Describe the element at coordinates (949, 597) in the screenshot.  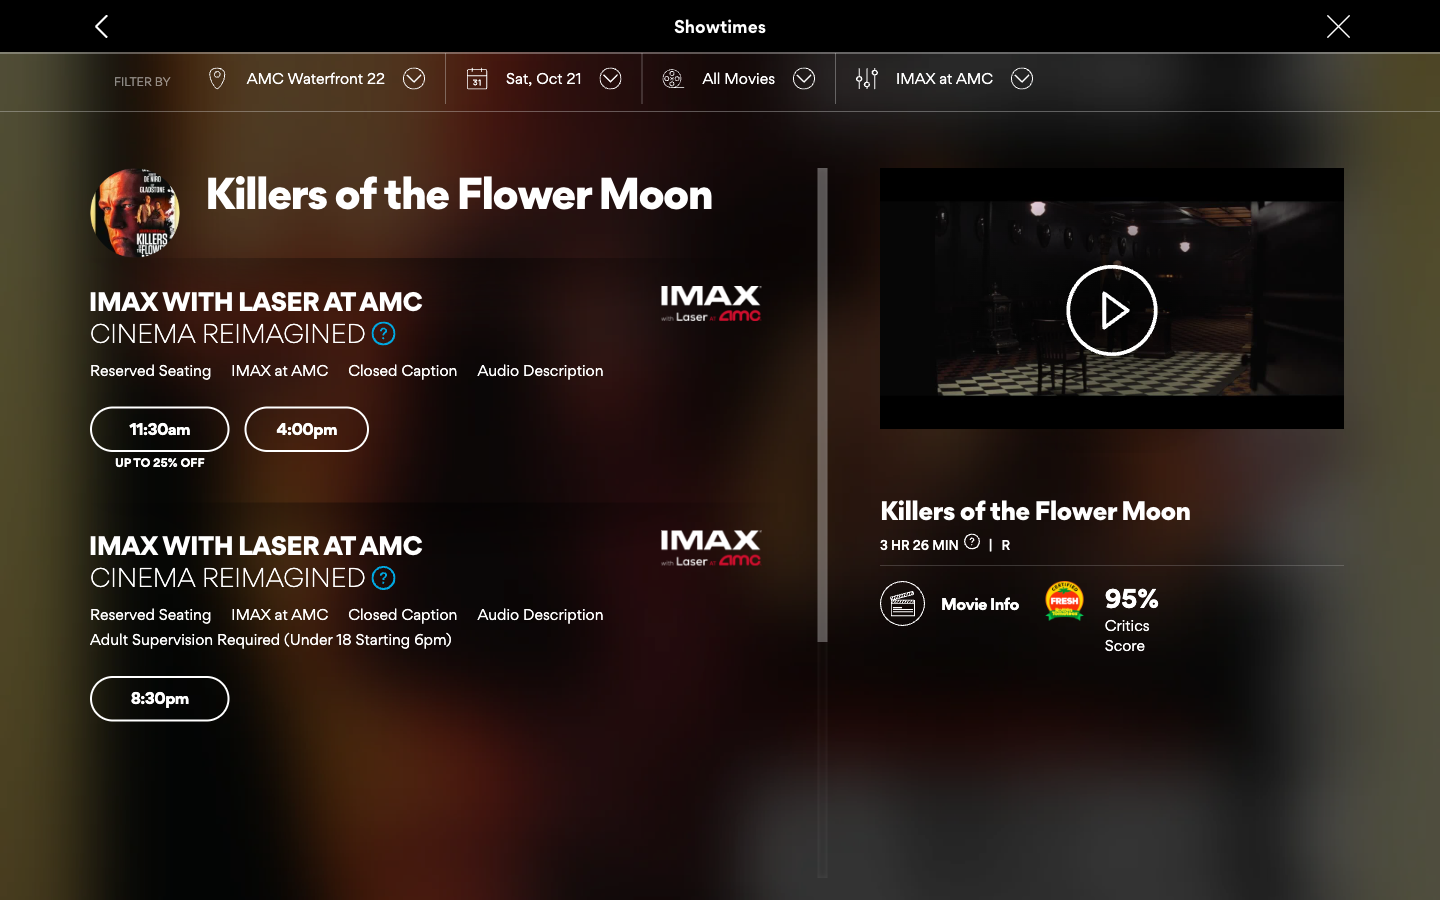
I see `movie data then proceed to the former screen` at that location.